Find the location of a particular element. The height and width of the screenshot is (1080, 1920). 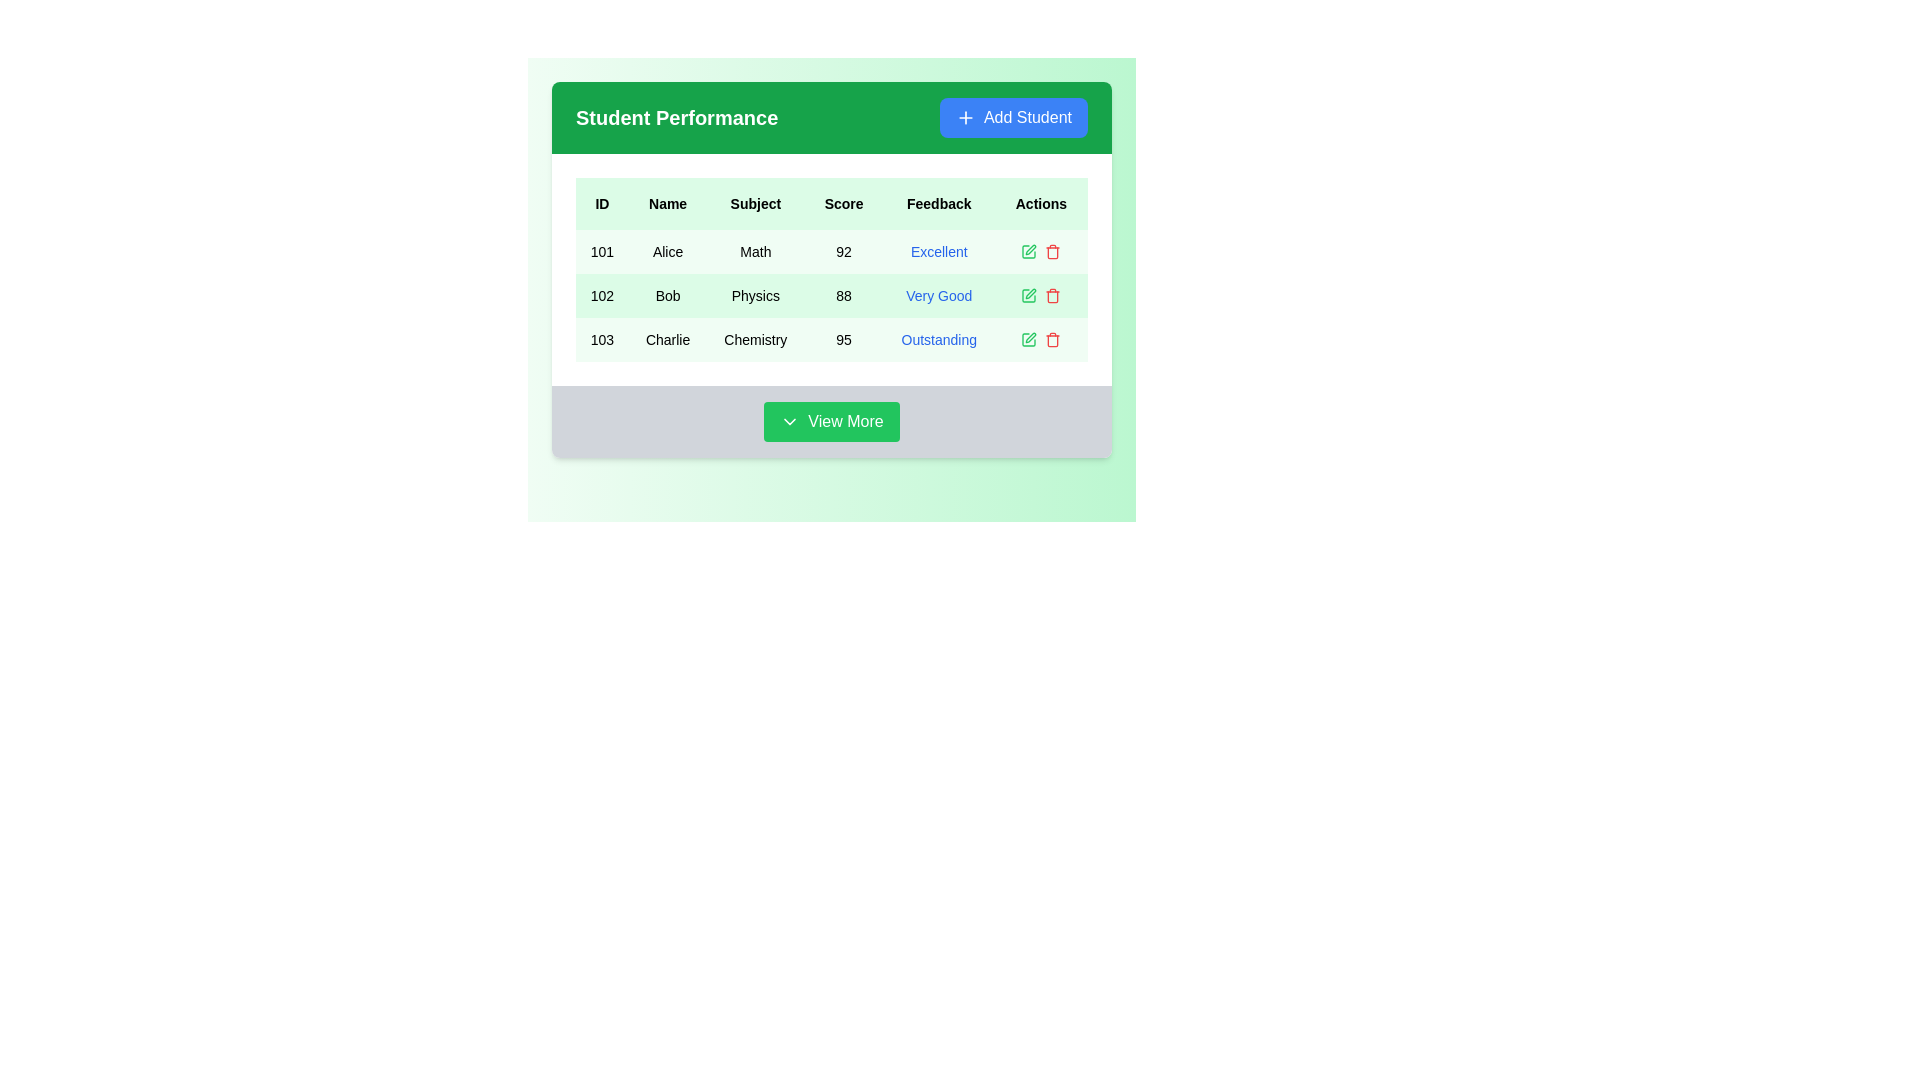

the 'Actions' text label, which is a bold black label on a light green background, located at the far right of the header row in a table is located at coordinates (1040, 204).